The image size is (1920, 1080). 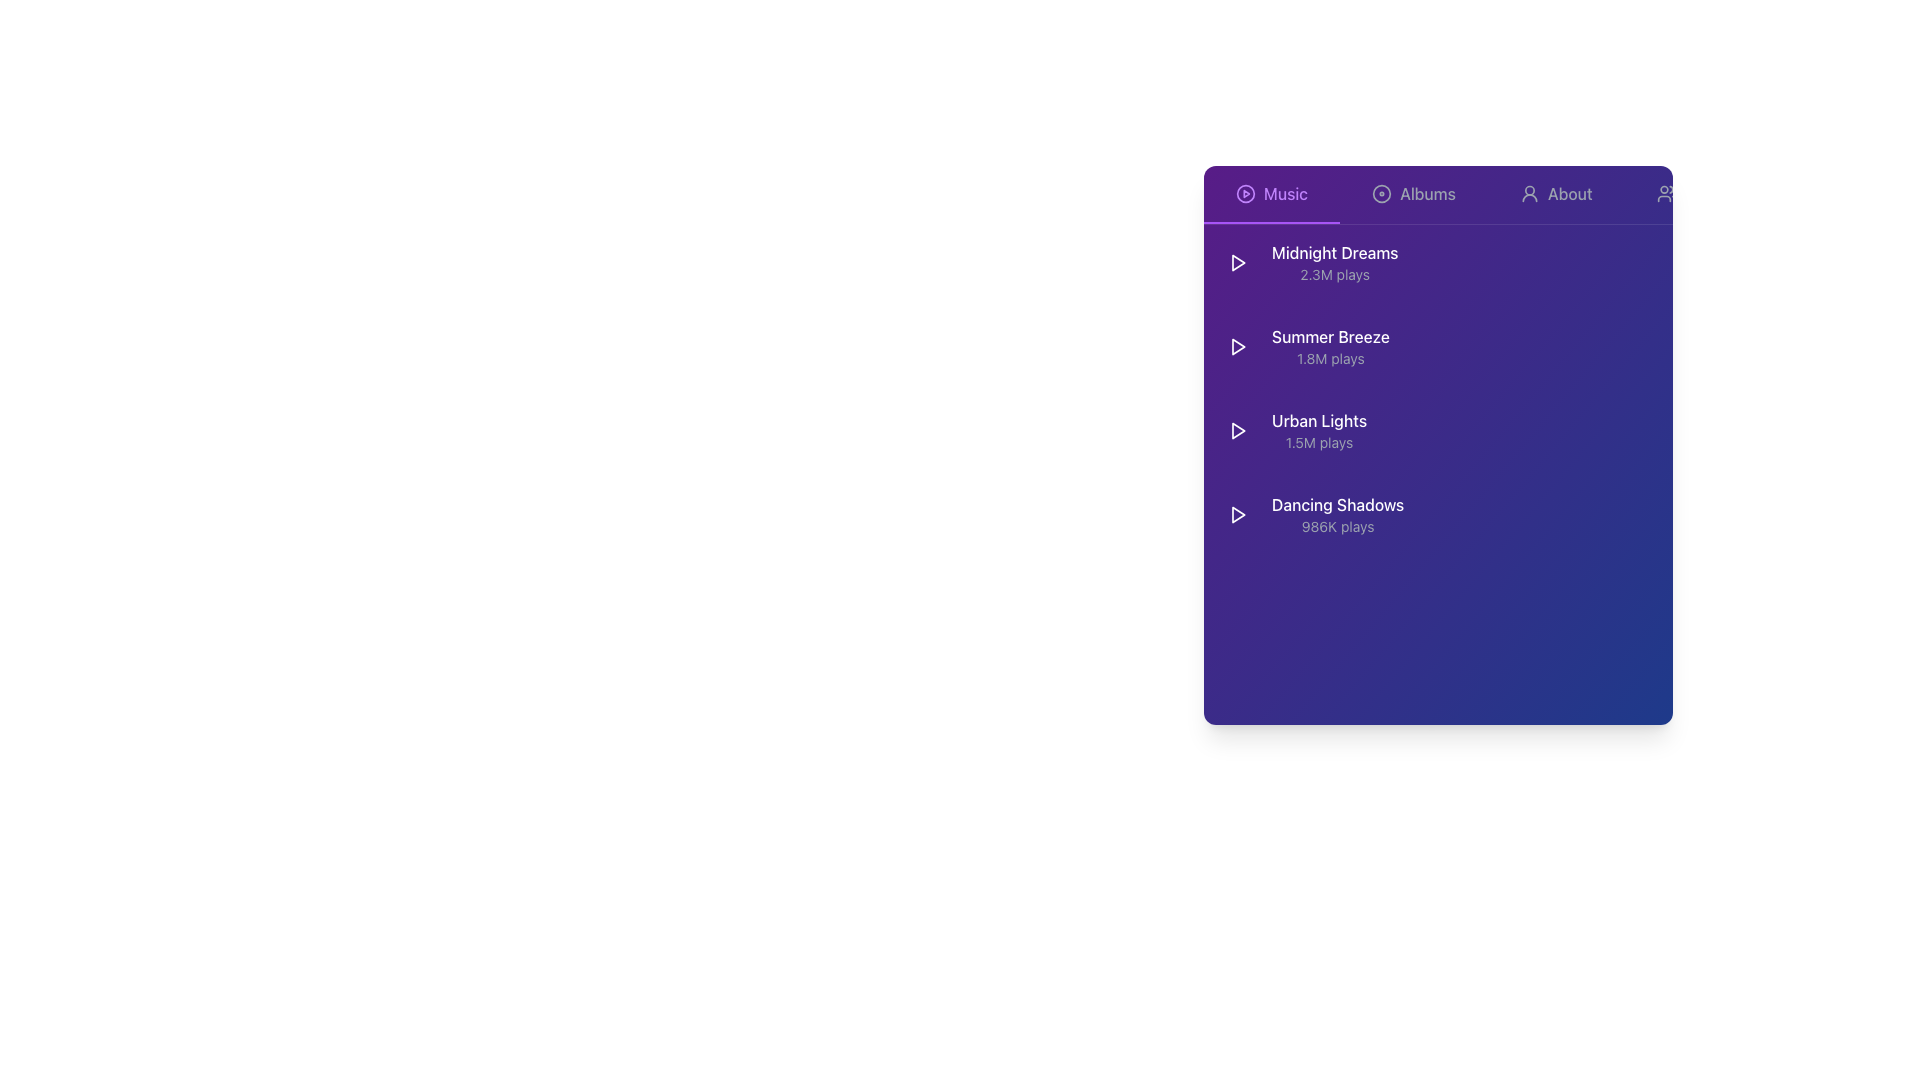 What do you see at coordinates (1330, 346) in the screenshot?
I see `the Text Label displaying 'Summer Breeze' which is located in the sidebar, positioned between 'Midnight Dreams' and 'Urban Lights'` at bounding box center [1330, 346].